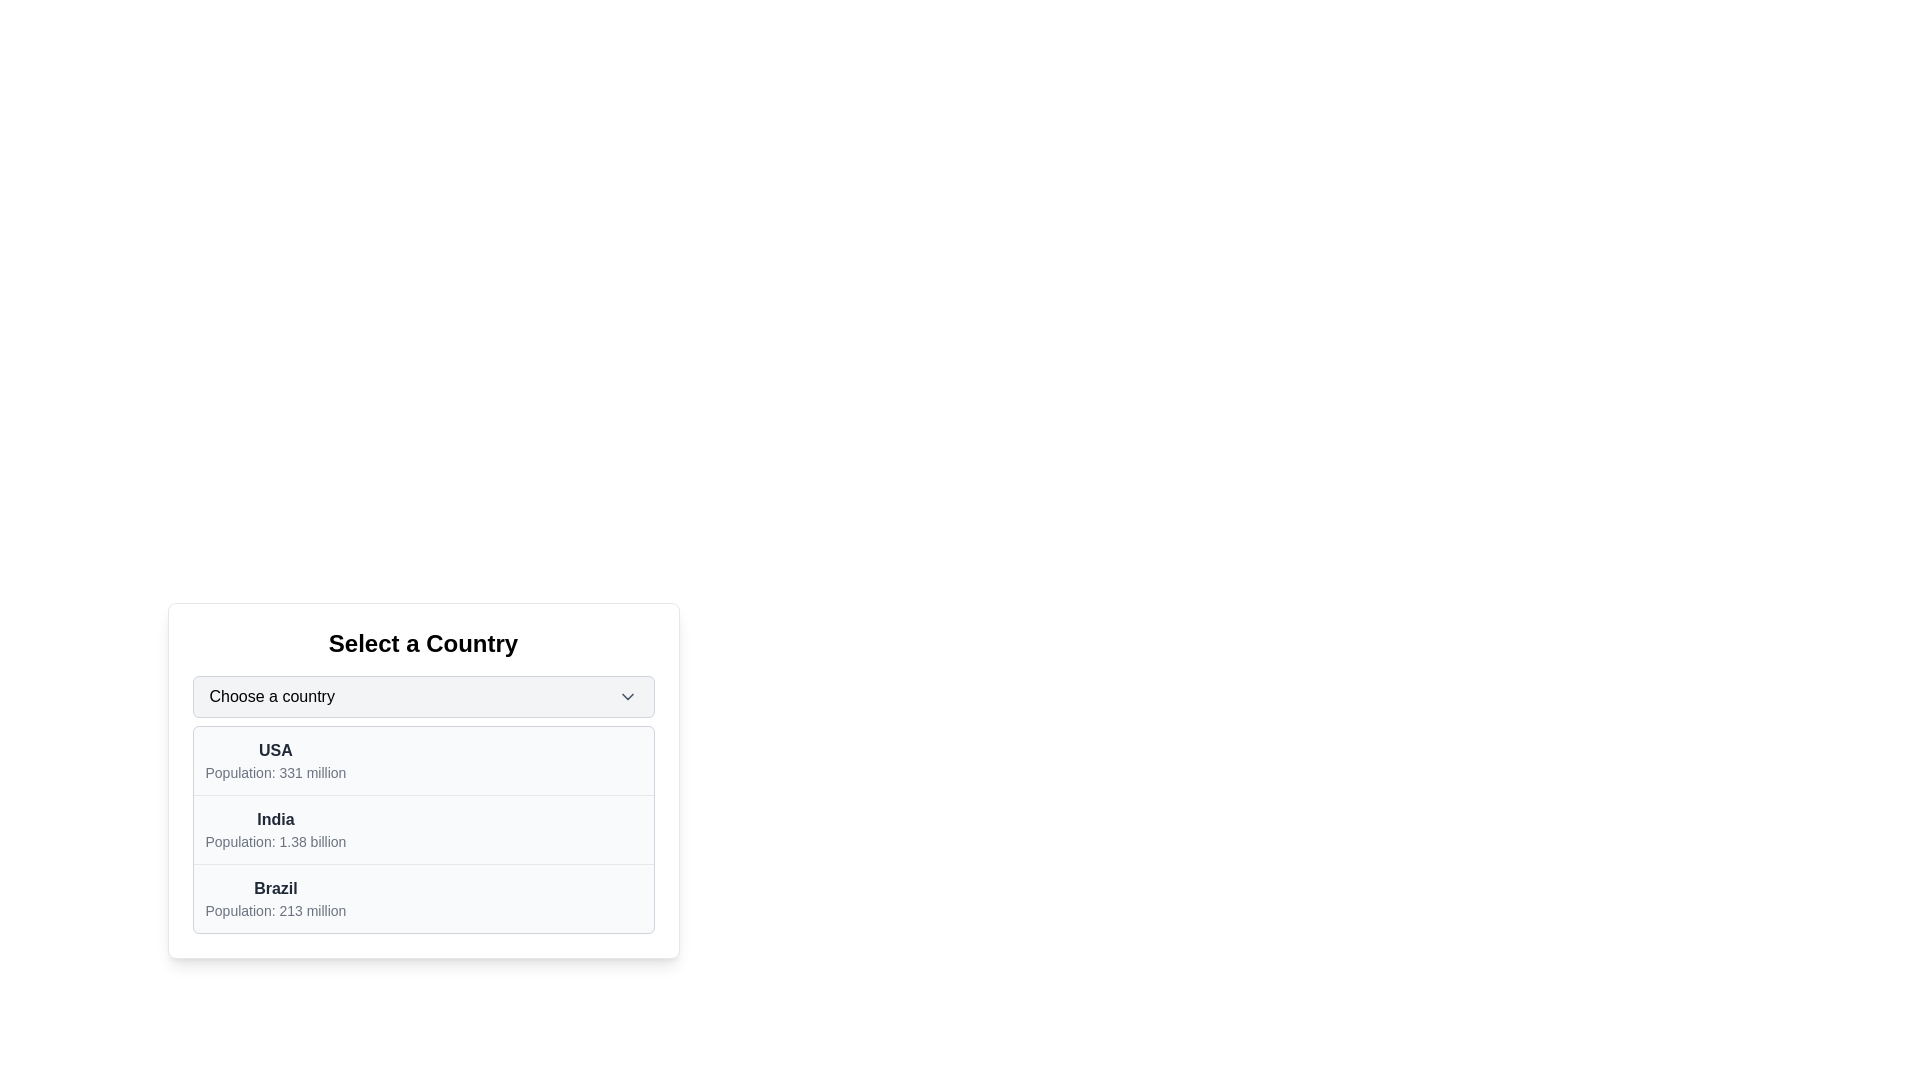 Image resolution: width=1920 pixels, height=1080 pixels. What do you see at coordinates (274, 887) in the screenshot?
I see `label text displaying 'Brazil' which is positioned above the population information in a left-aligned dropdown list under the option 'India'` at bounding box center [274, 887].